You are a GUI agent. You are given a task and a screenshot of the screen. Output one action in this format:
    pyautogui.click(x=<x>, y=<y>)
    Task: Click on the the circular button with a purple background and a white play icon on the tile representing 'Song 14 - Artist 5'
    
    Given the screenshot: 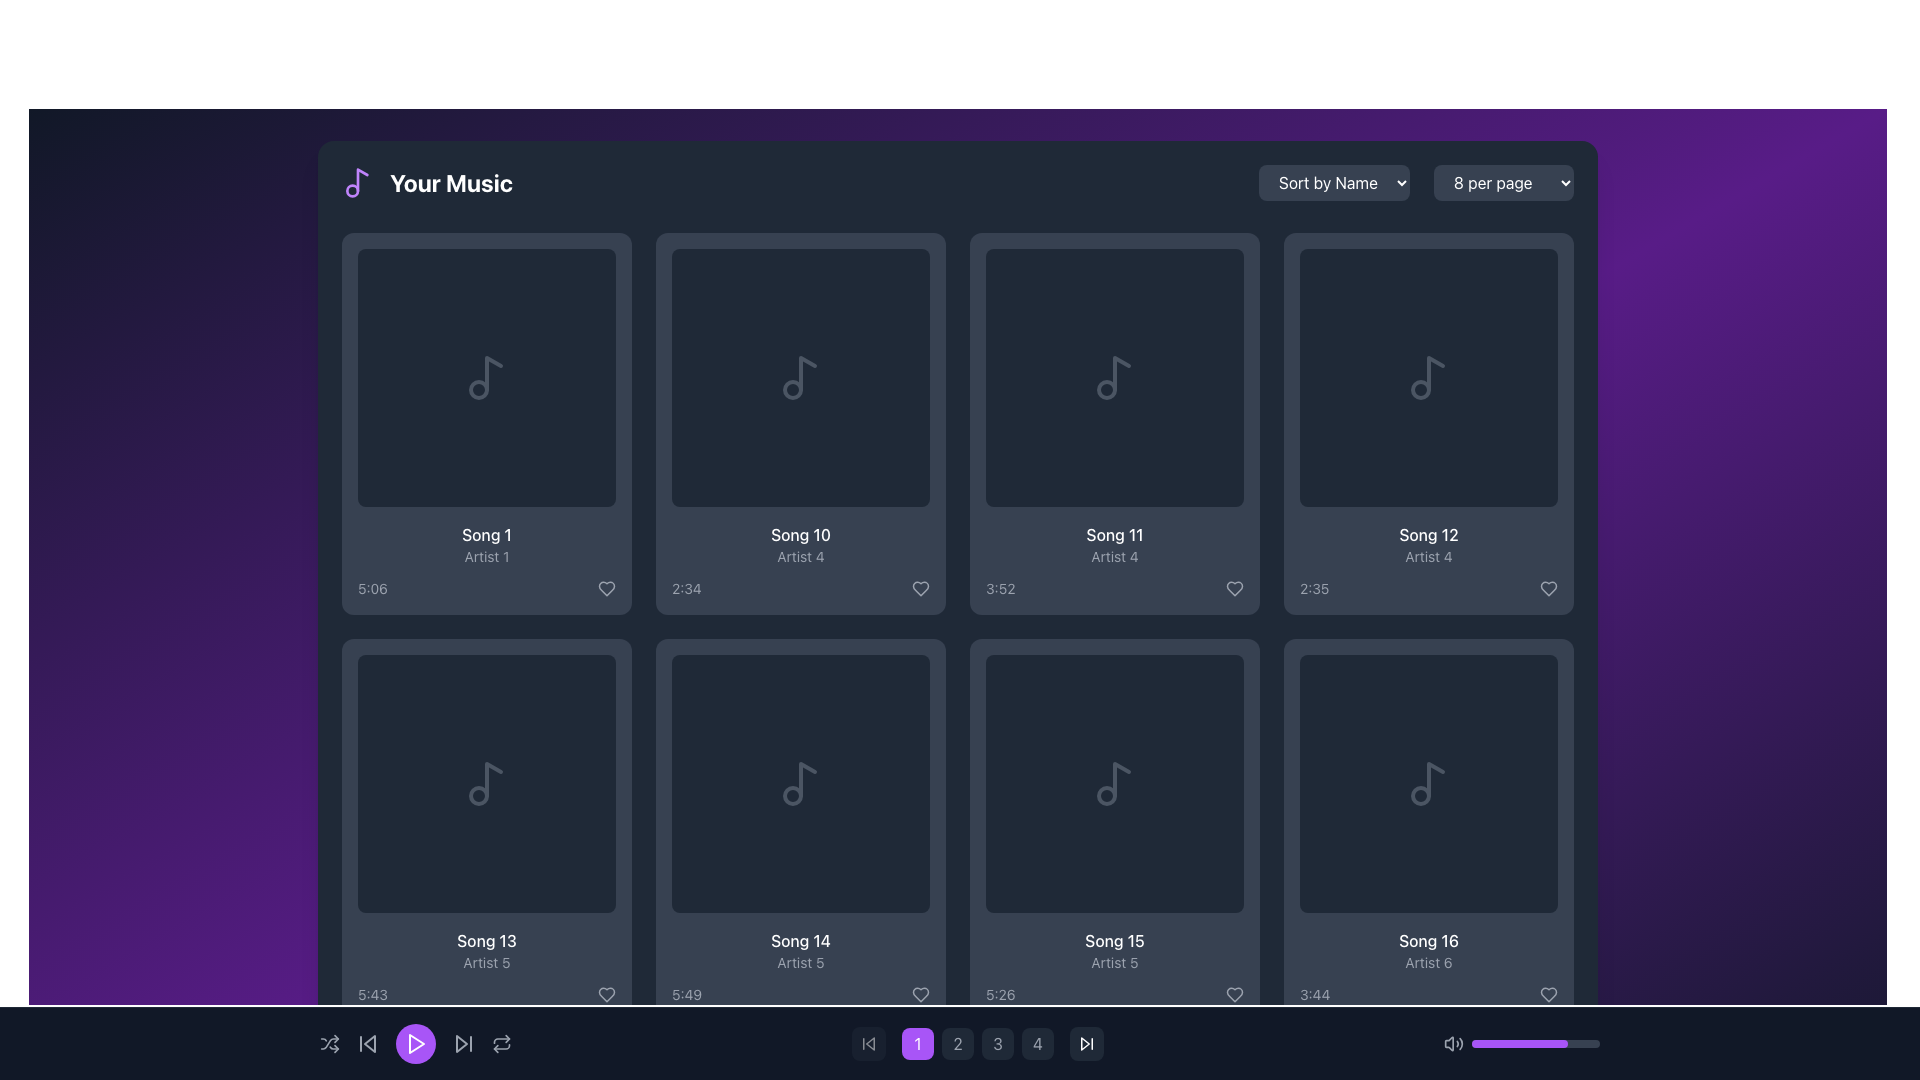 What is the action you would take?
    pyautogui.click(x=801, y=782)
    